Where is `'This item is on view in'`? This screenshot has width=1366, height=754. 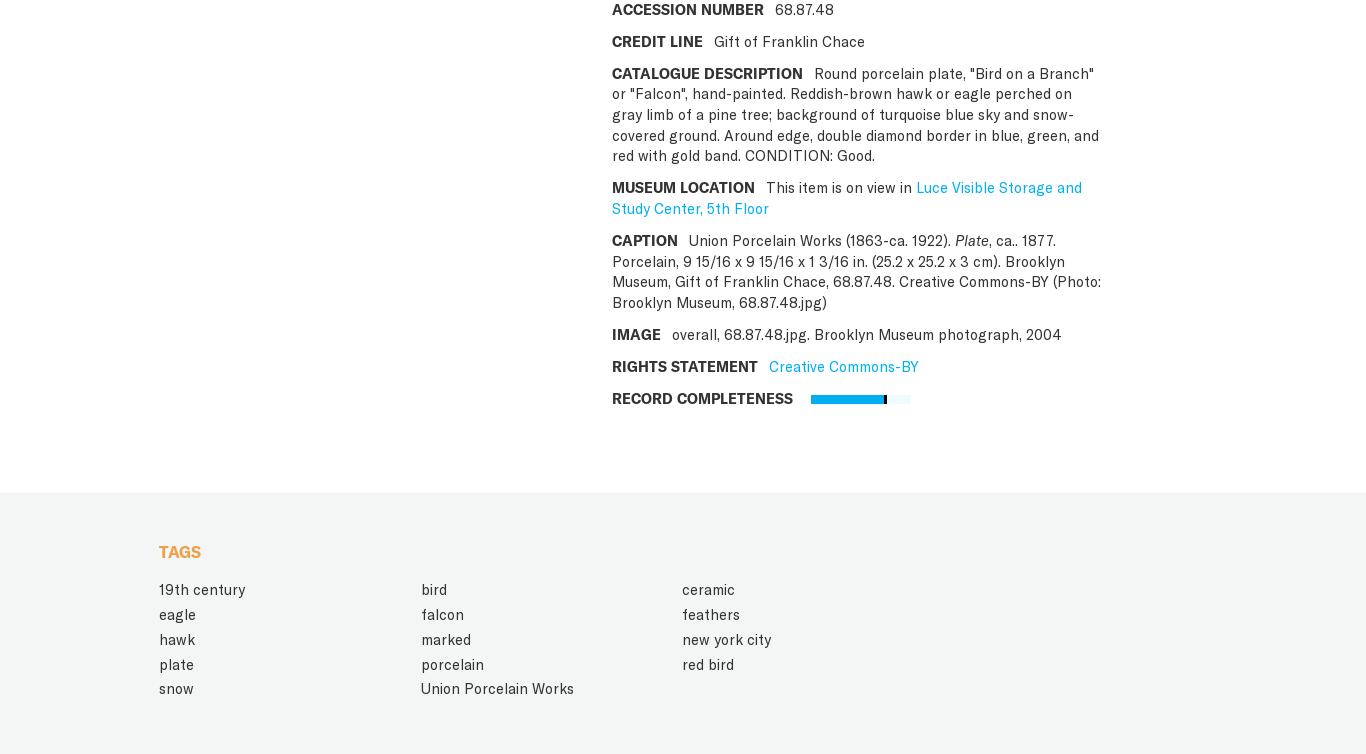
'This item is on view in' is located at coordinates (760, 187).